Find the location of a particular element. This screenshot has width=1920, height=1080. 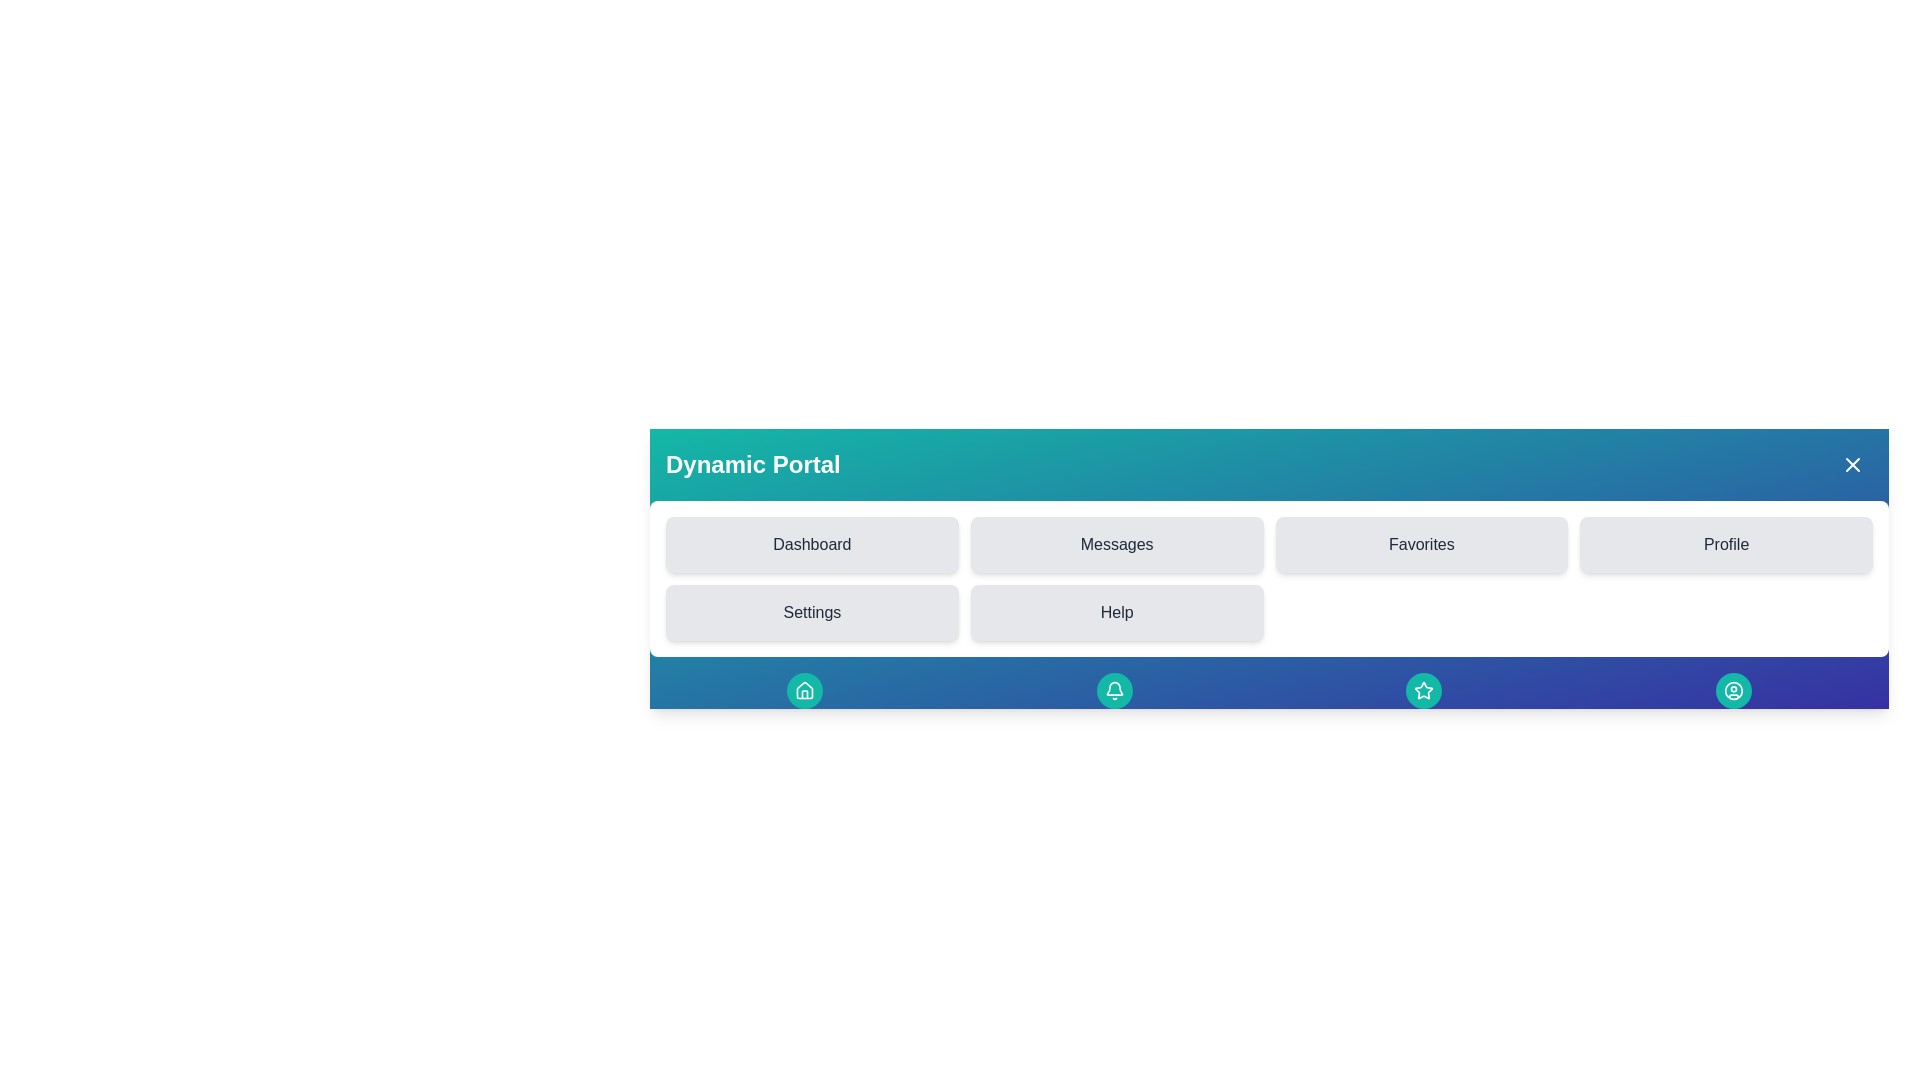

the menu item labeled Profile to navigate to the corresponding section is located at coordinates (1726, 544).